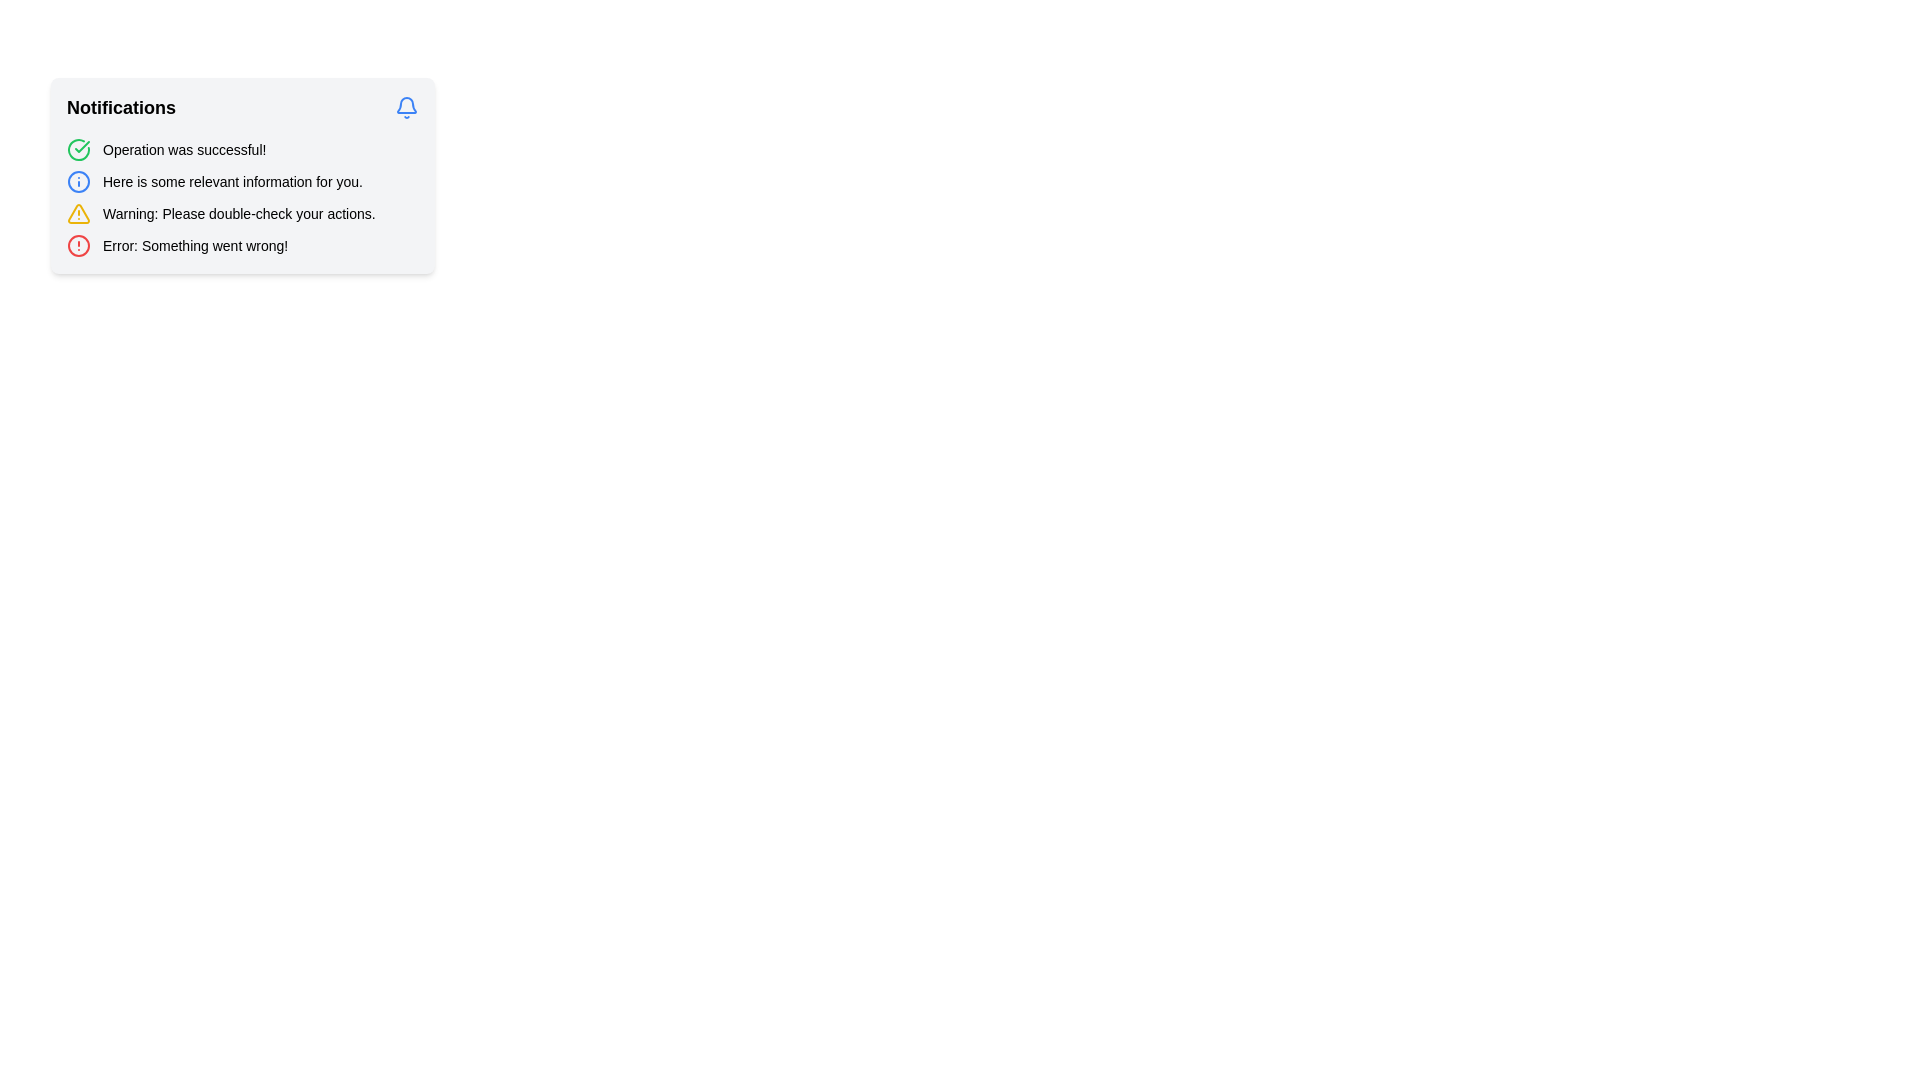  I want to click on warning text from the notification item which displays 'Warning: Please double-check your actions.' This notification is the third in a vertical stack, located between two other notifications, so click(242, 213).